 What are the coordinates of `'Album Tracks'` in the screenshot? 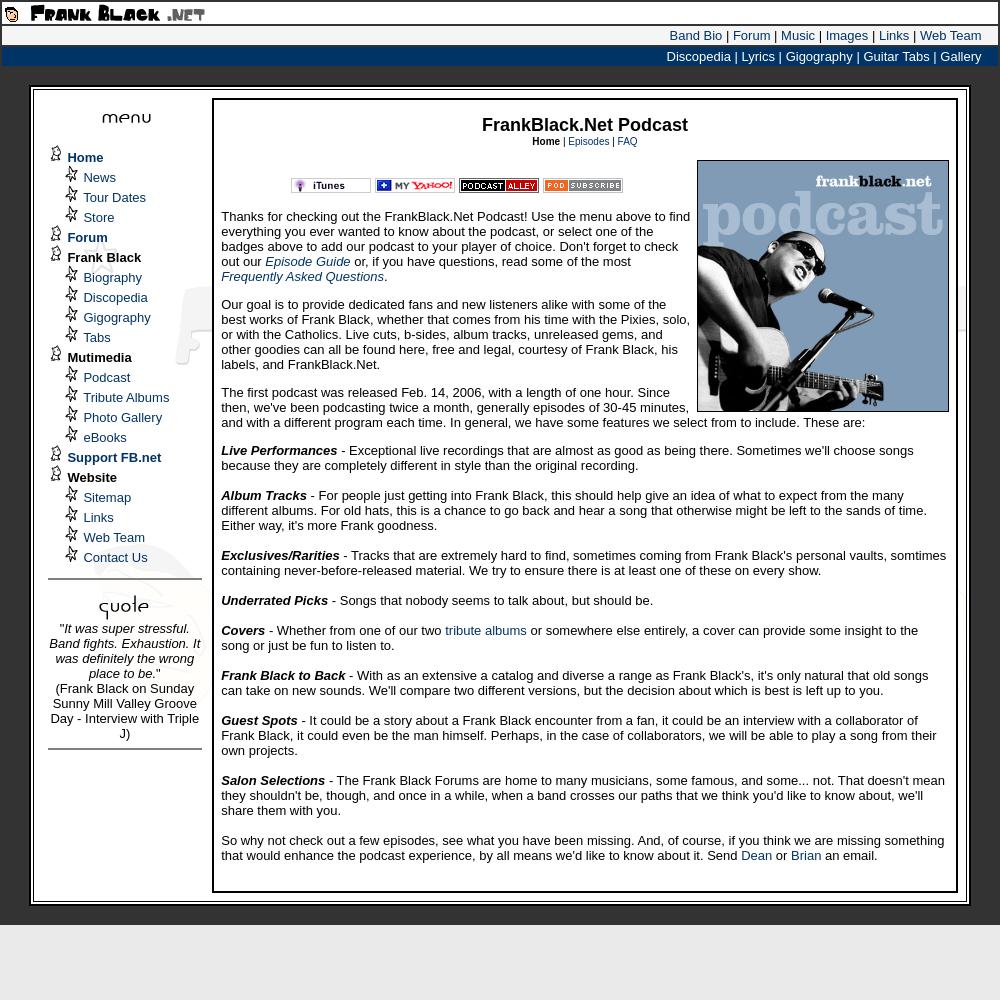 It's located at (263, 494).